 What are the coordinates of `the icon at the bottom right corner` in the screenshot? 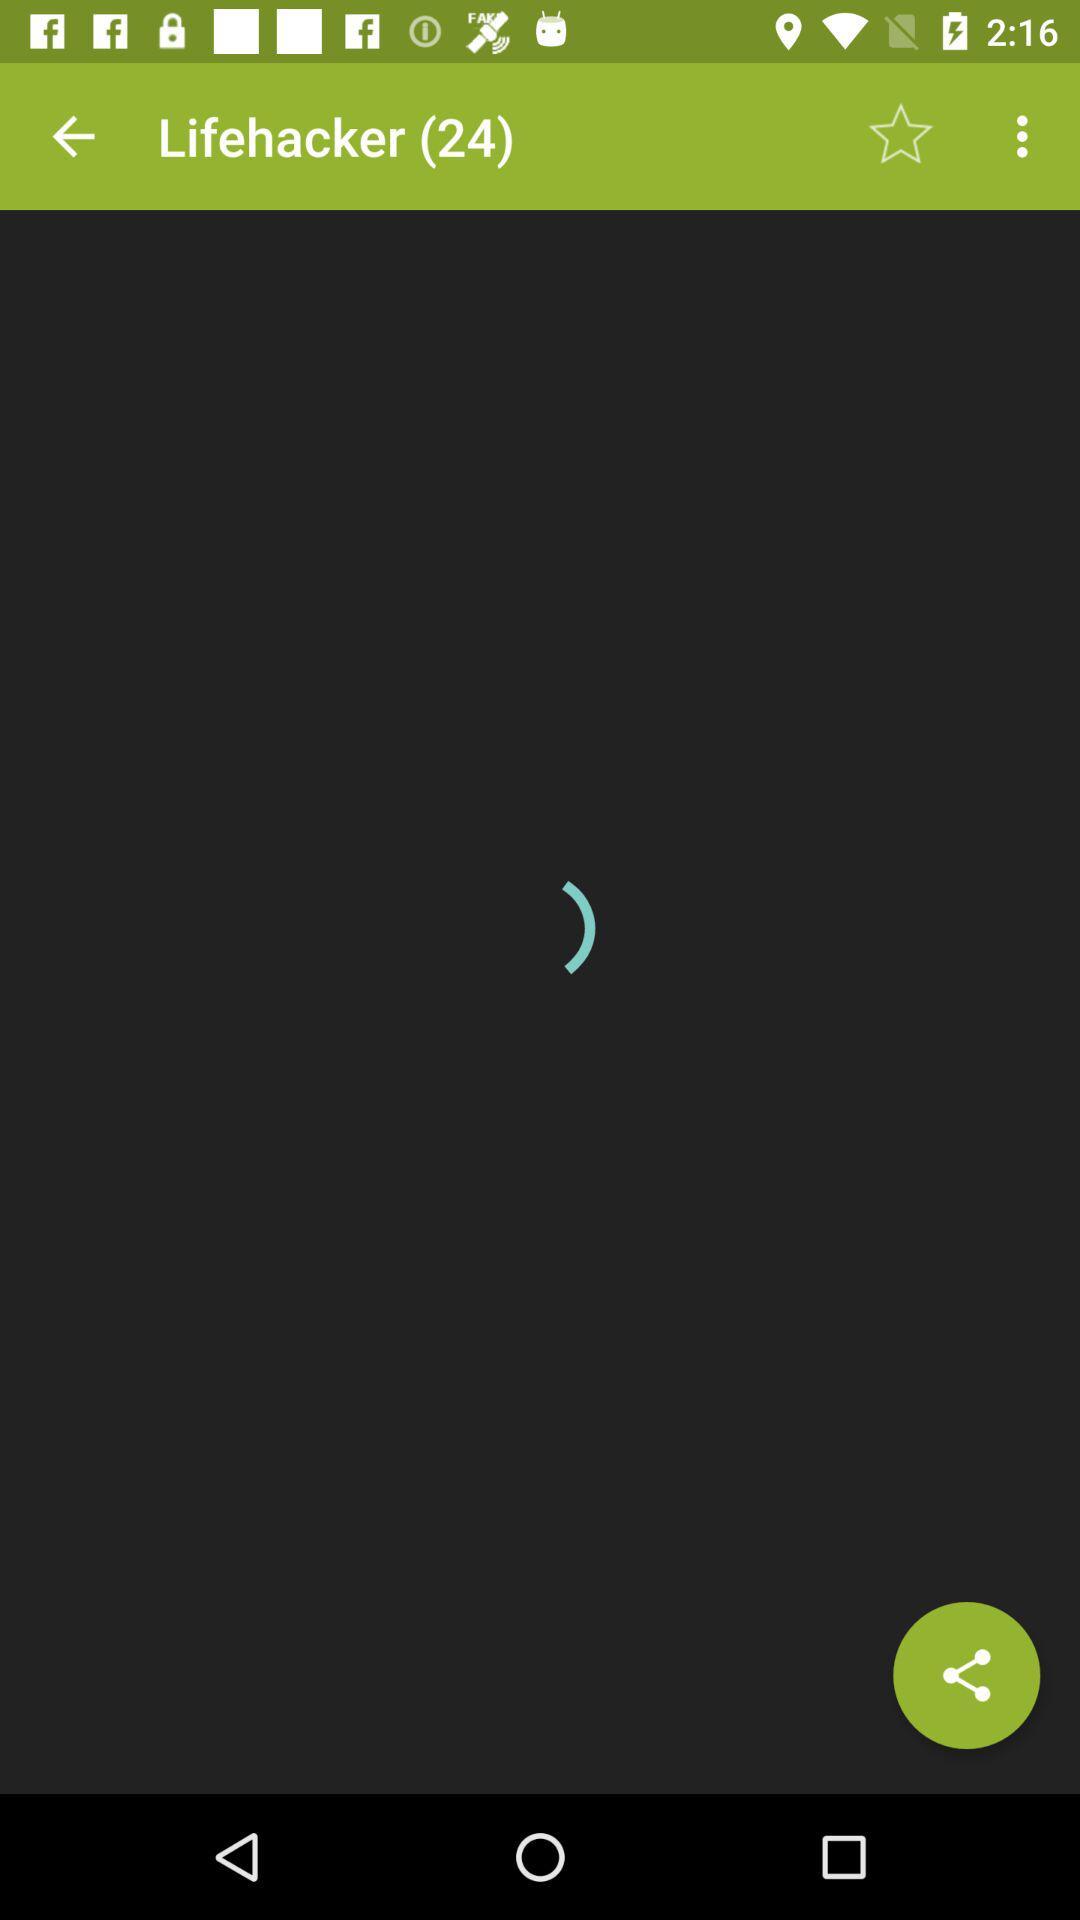 It's located at (965, 1675).